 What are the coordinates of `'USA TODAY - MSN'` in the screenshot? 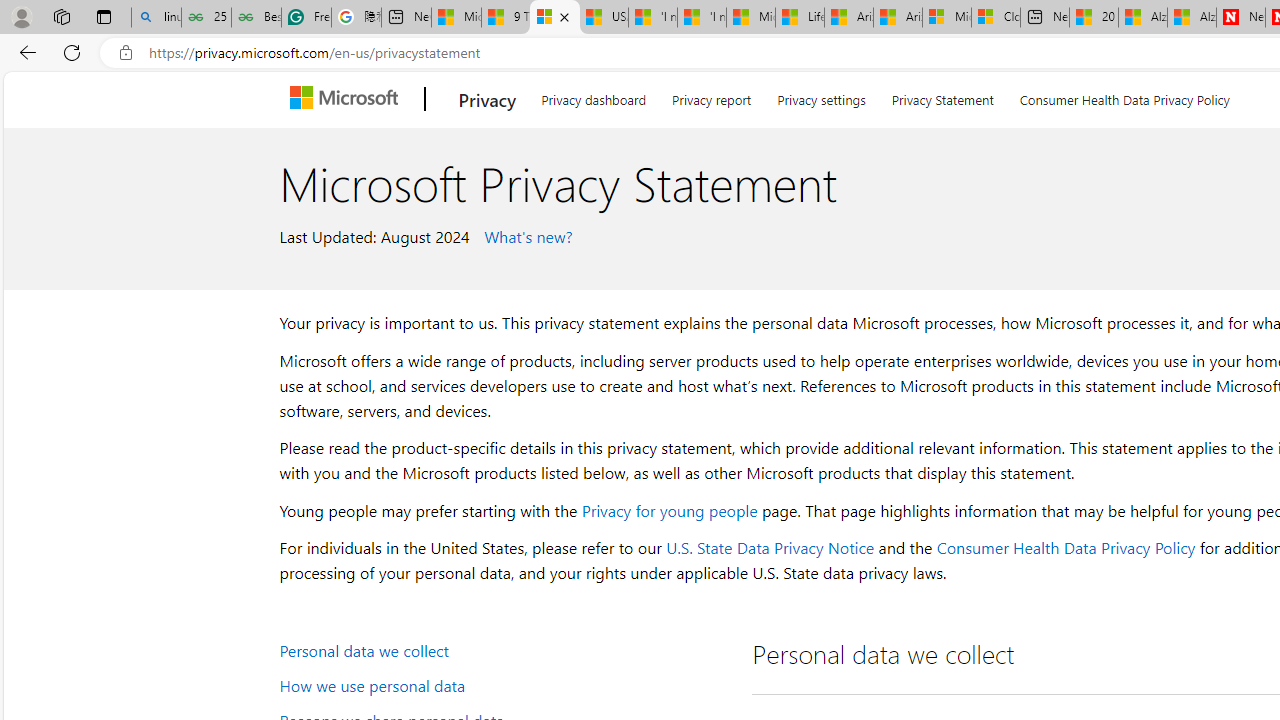 It's located at (603, 17).